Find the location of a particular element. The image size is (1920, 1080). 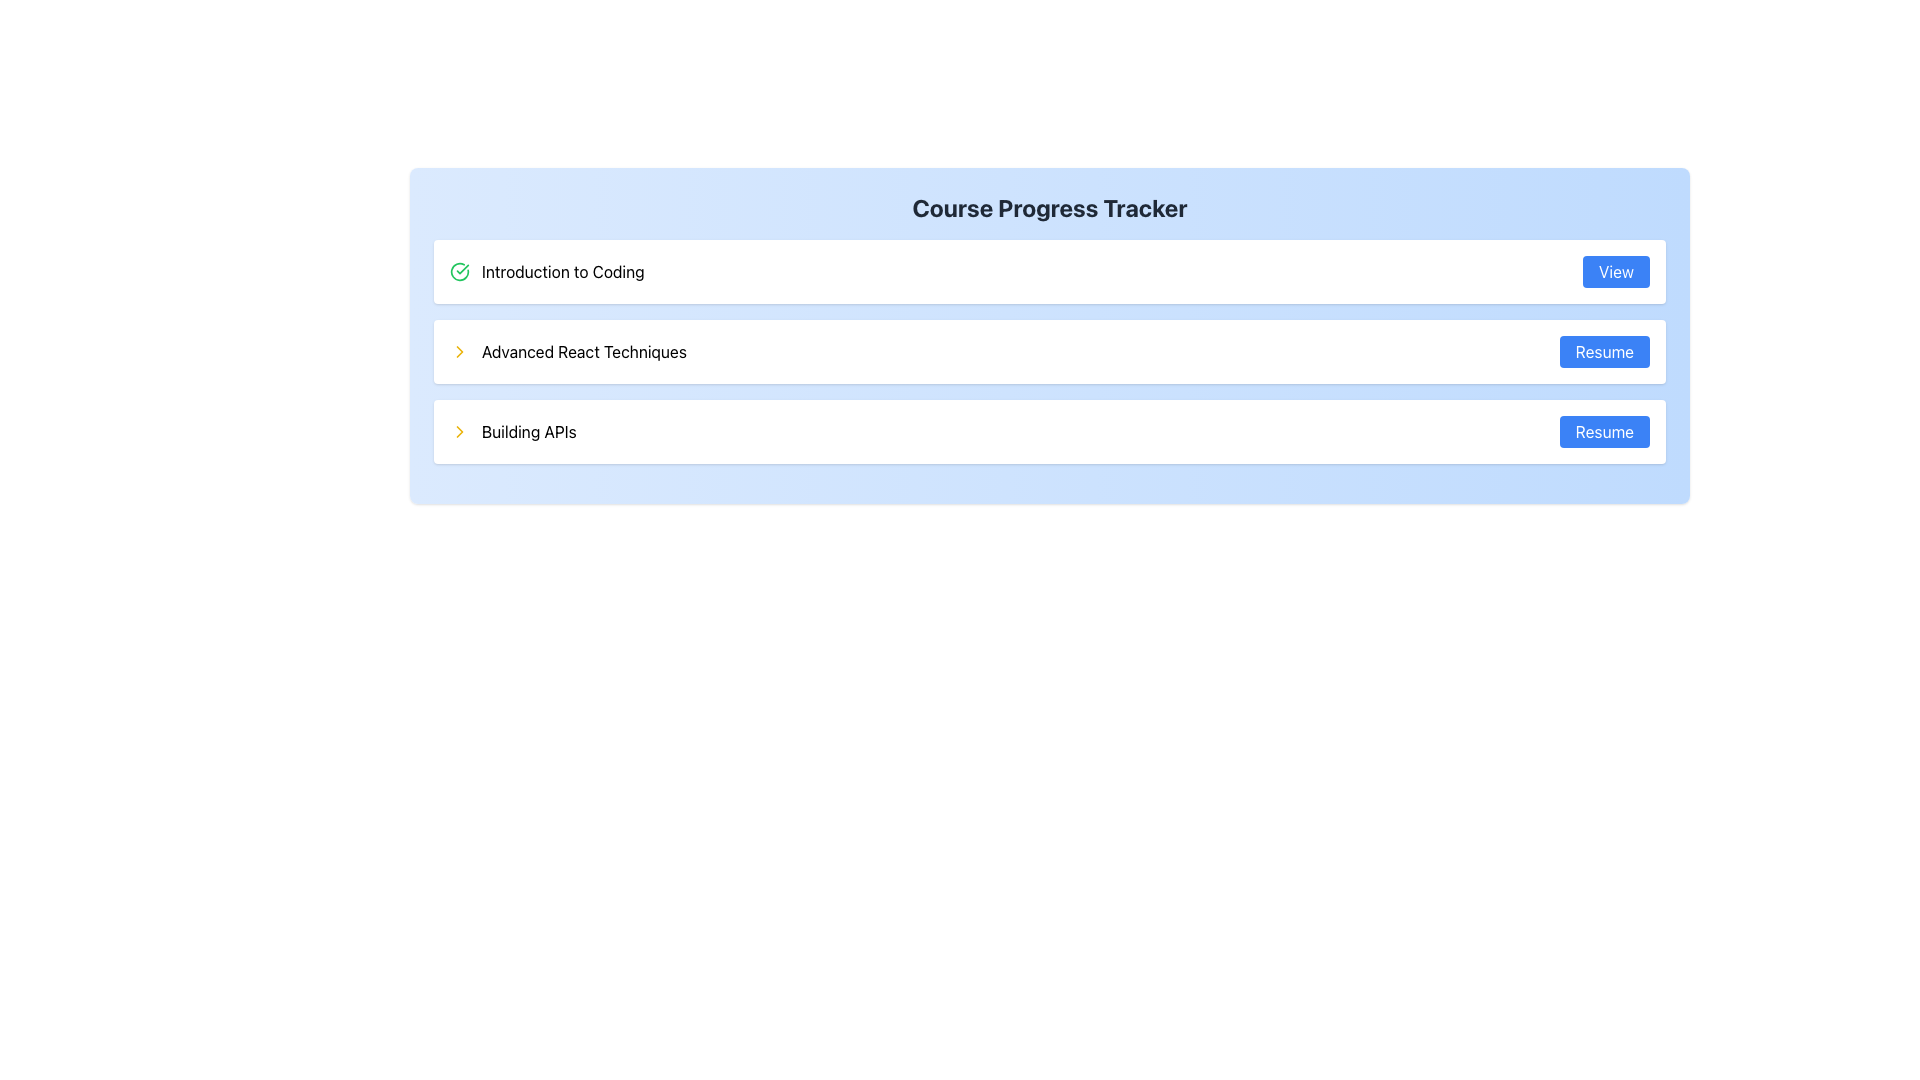

the 'Resume' button with a blue background and white text, located on the right side of the third row in the 'Building APIs' section, to change its color is located at coordinates (1604, 431).